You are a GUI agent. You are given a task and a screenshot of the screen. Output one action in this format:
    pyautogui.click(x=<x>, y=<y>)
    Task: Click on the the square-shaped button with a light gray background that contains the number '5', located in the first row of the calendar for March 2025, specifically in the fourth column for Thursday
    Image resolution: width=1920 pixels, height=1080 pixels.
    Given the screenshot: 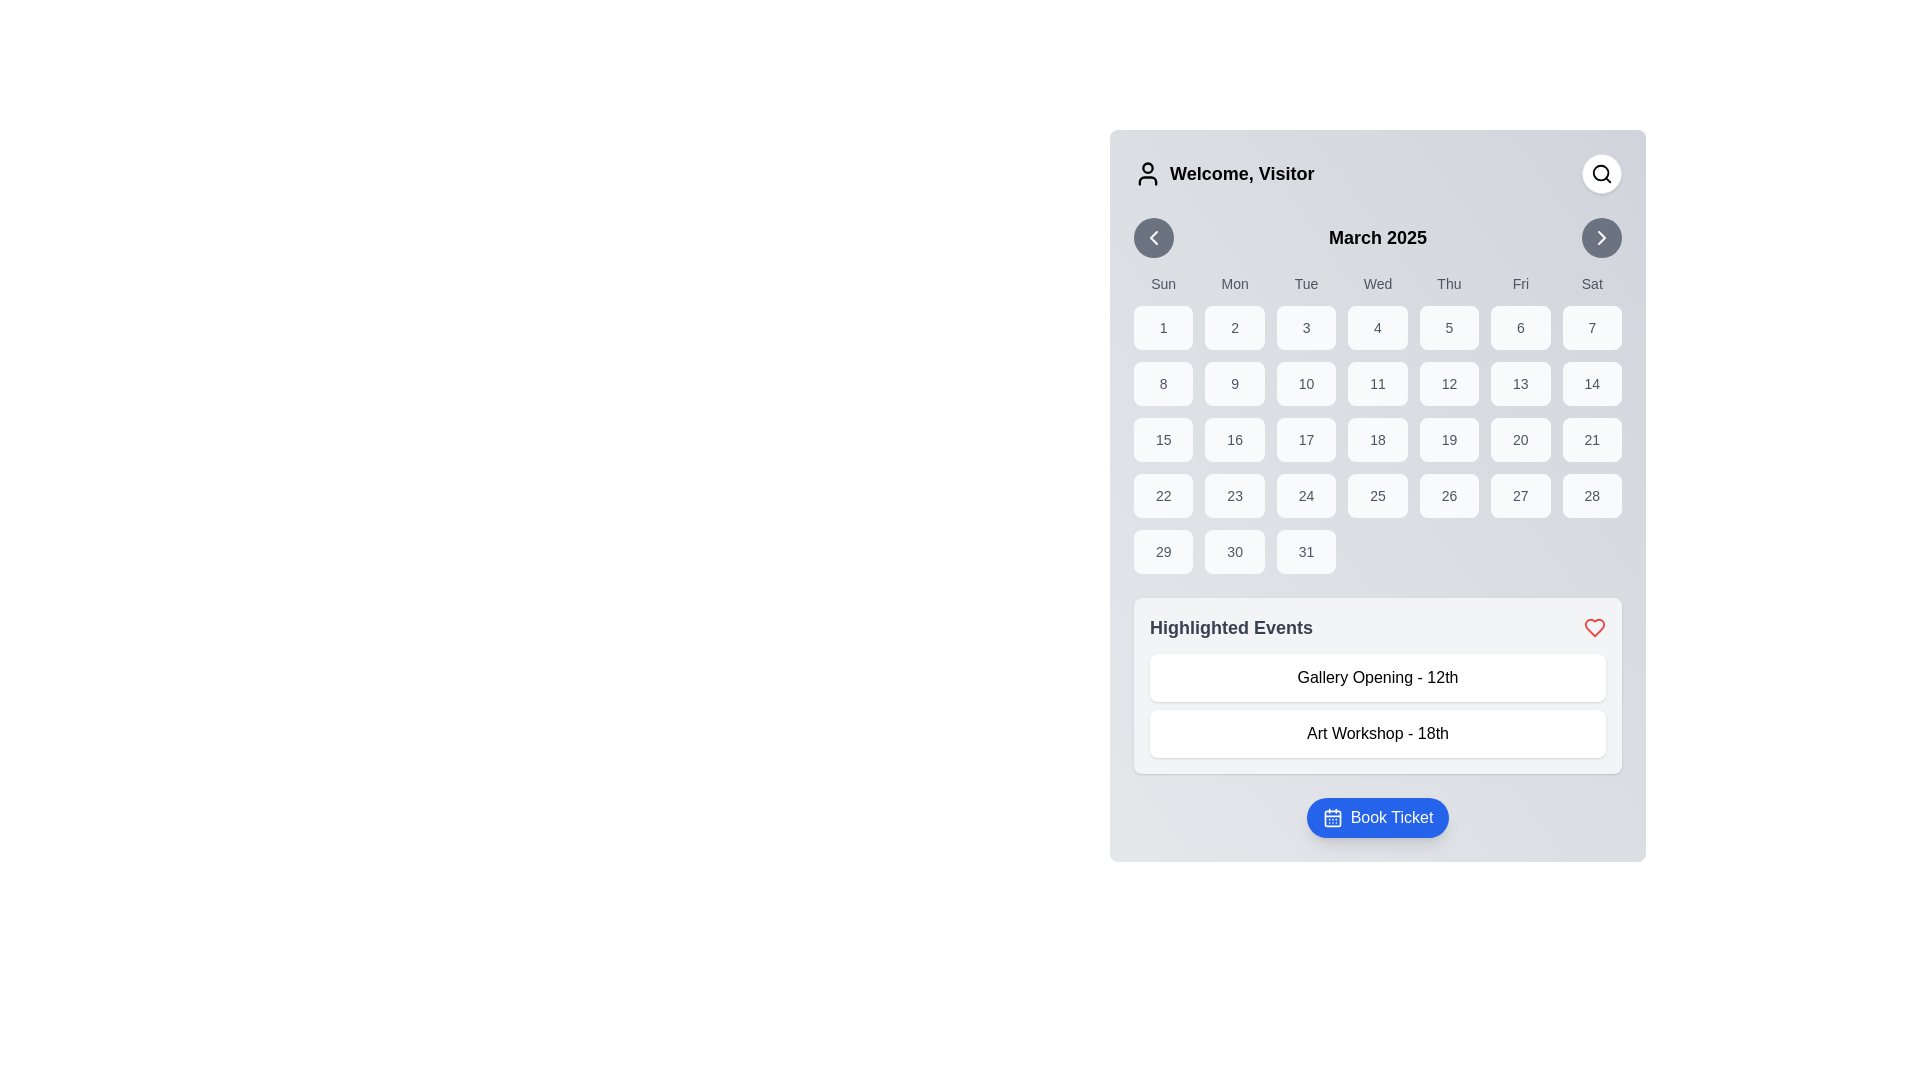 What is the action you would take?
    pyautogui.click(x=1449, y=326)
    